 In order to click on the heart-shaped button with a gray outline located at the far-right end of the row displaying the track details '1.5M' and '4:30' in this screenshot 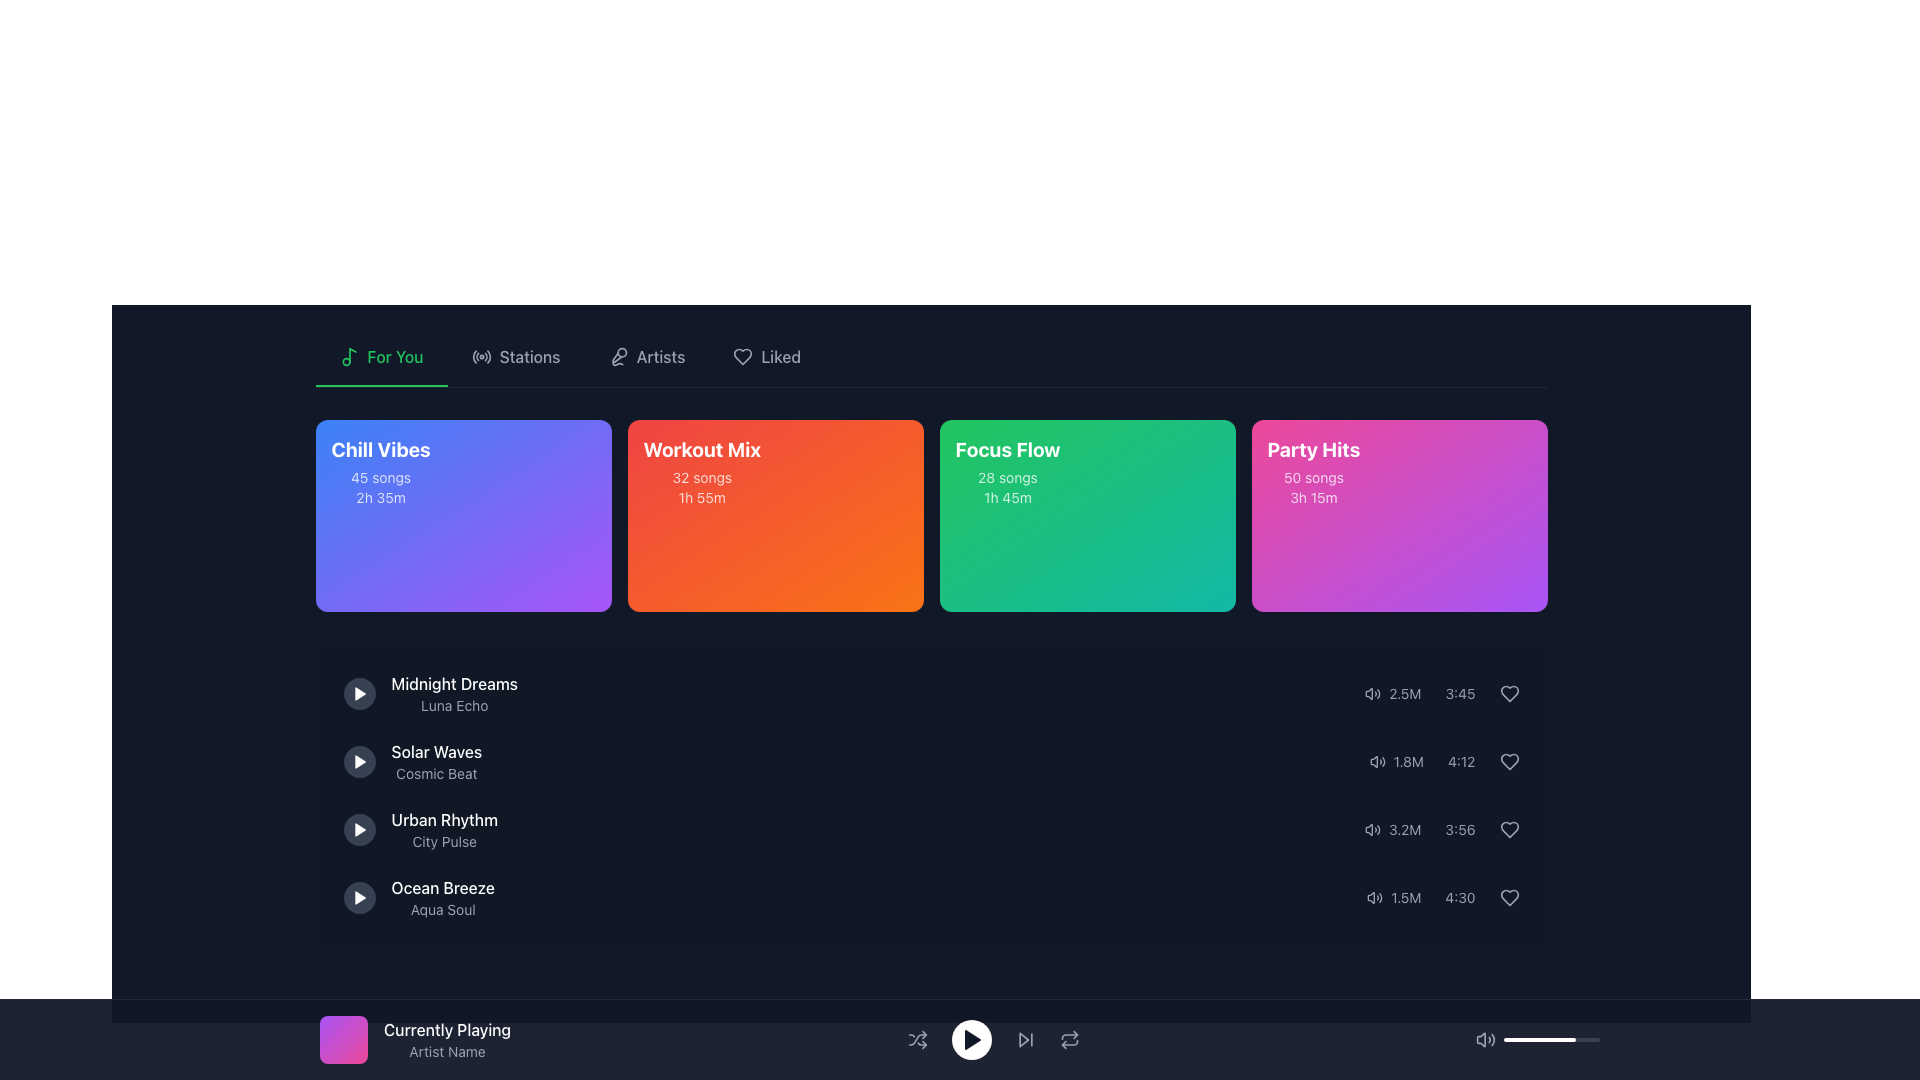, I will do `click(1509, 897)`.